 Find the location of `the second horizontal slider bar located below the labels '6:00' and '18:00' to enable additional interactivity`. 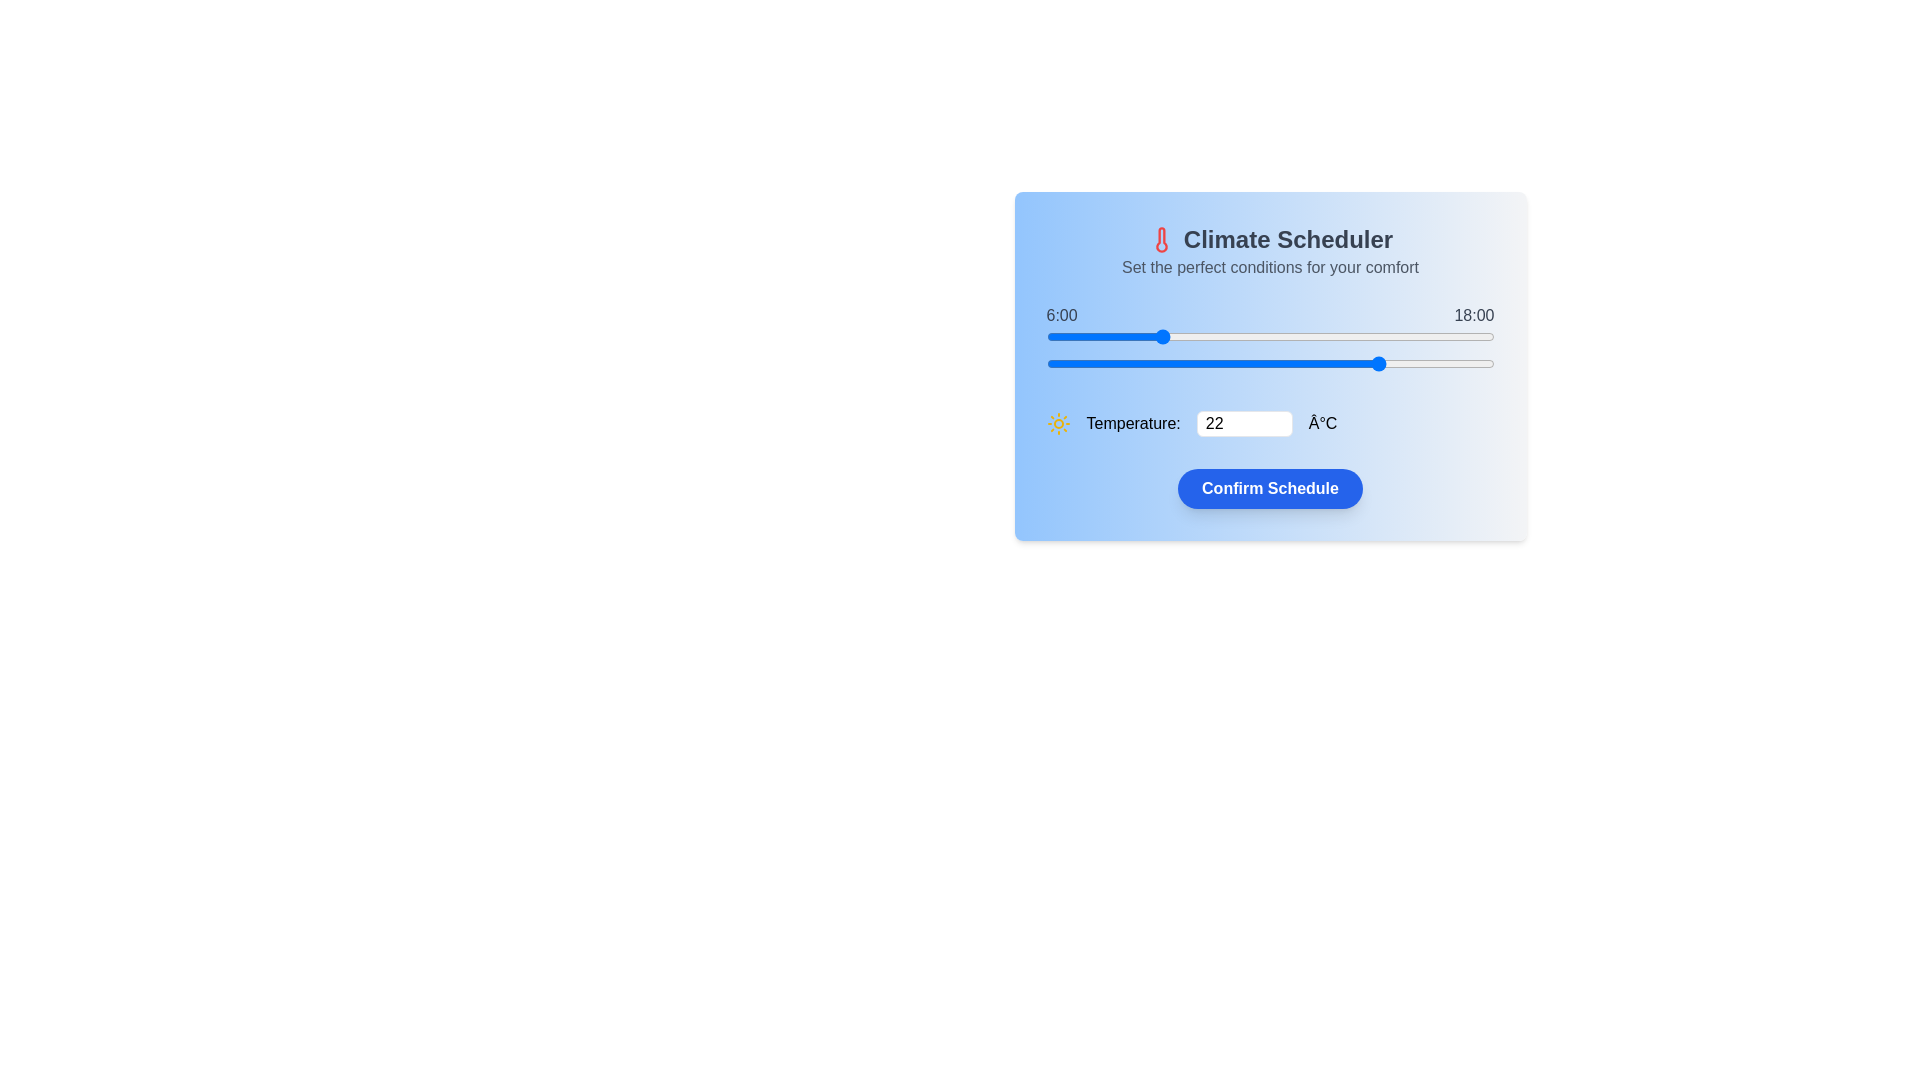

the second horizontal slider bar located below the labels '6:00' and '18:00' to enable additional interactivity is located at coordinates (1269, 363).